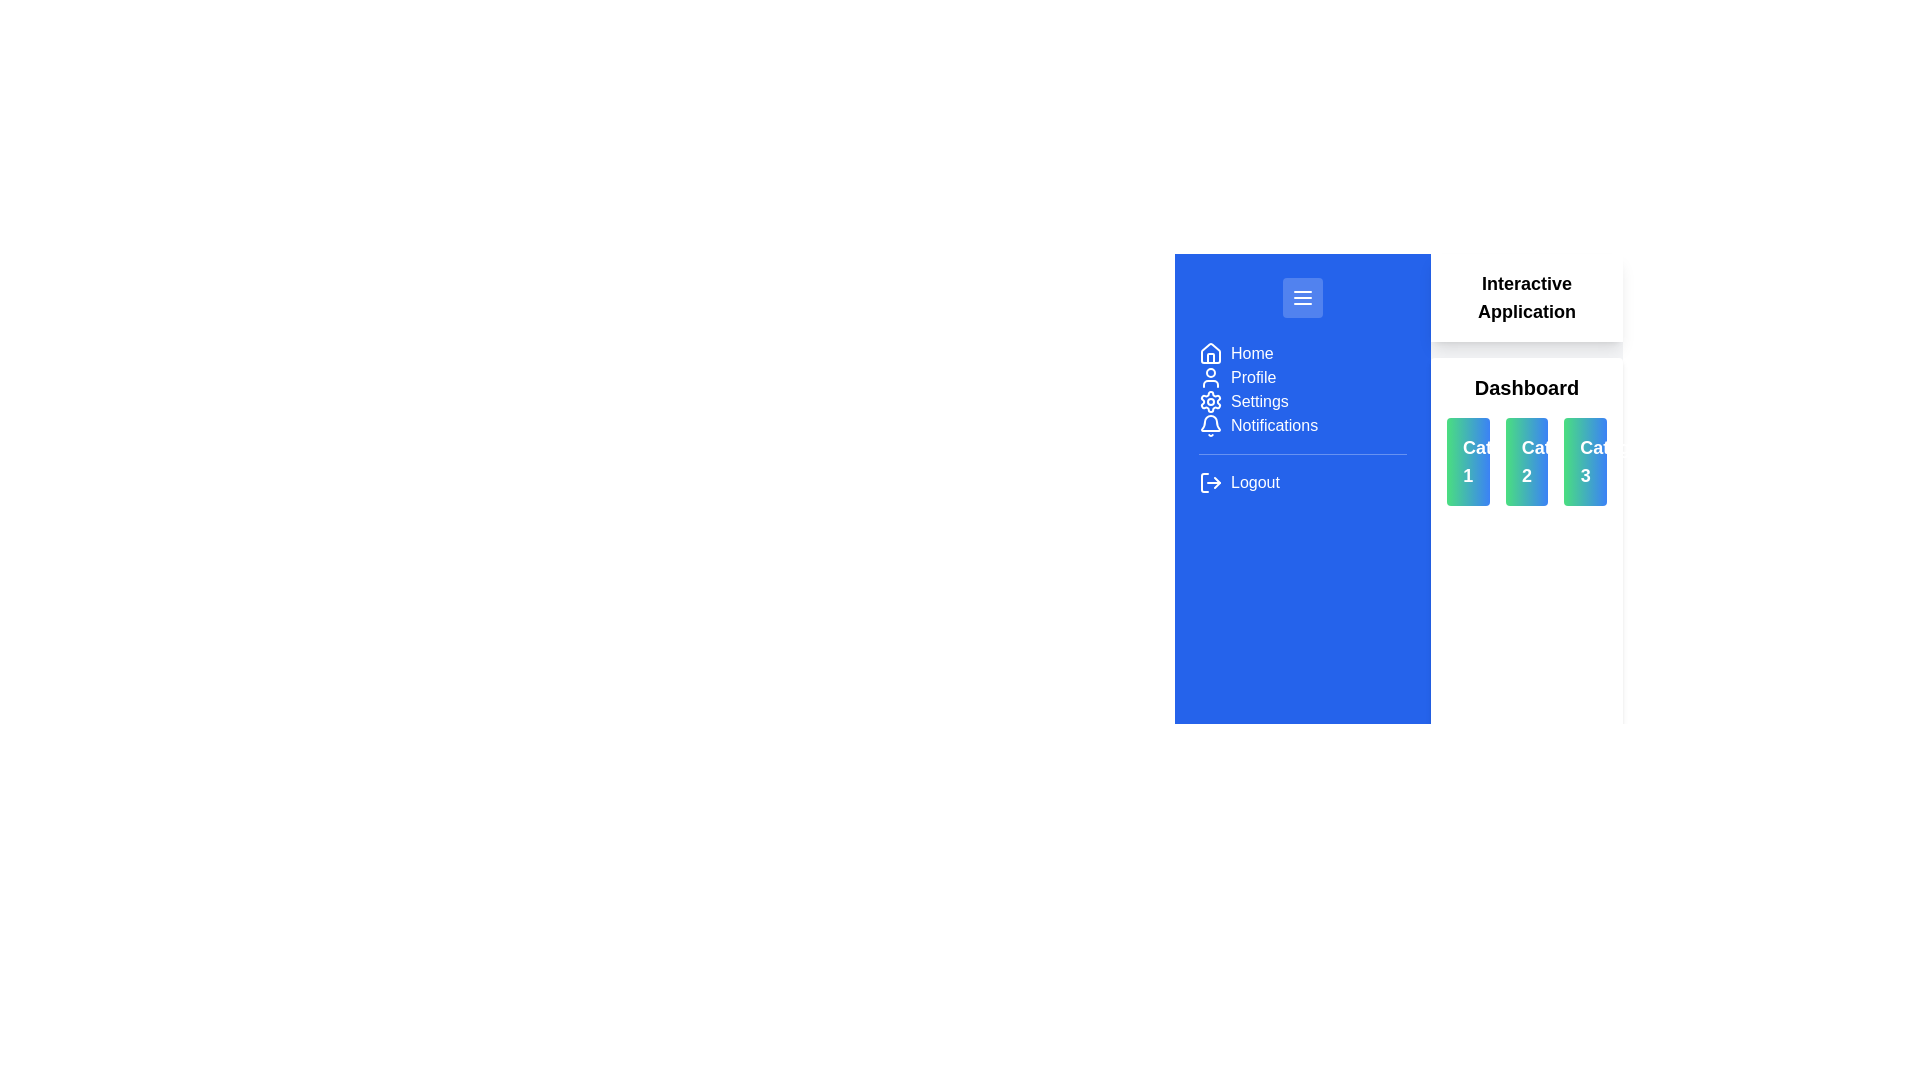 This screenshot has height=1080, width=1920. I want to click on the Text label within the navigation menu, so click(1273, 424).